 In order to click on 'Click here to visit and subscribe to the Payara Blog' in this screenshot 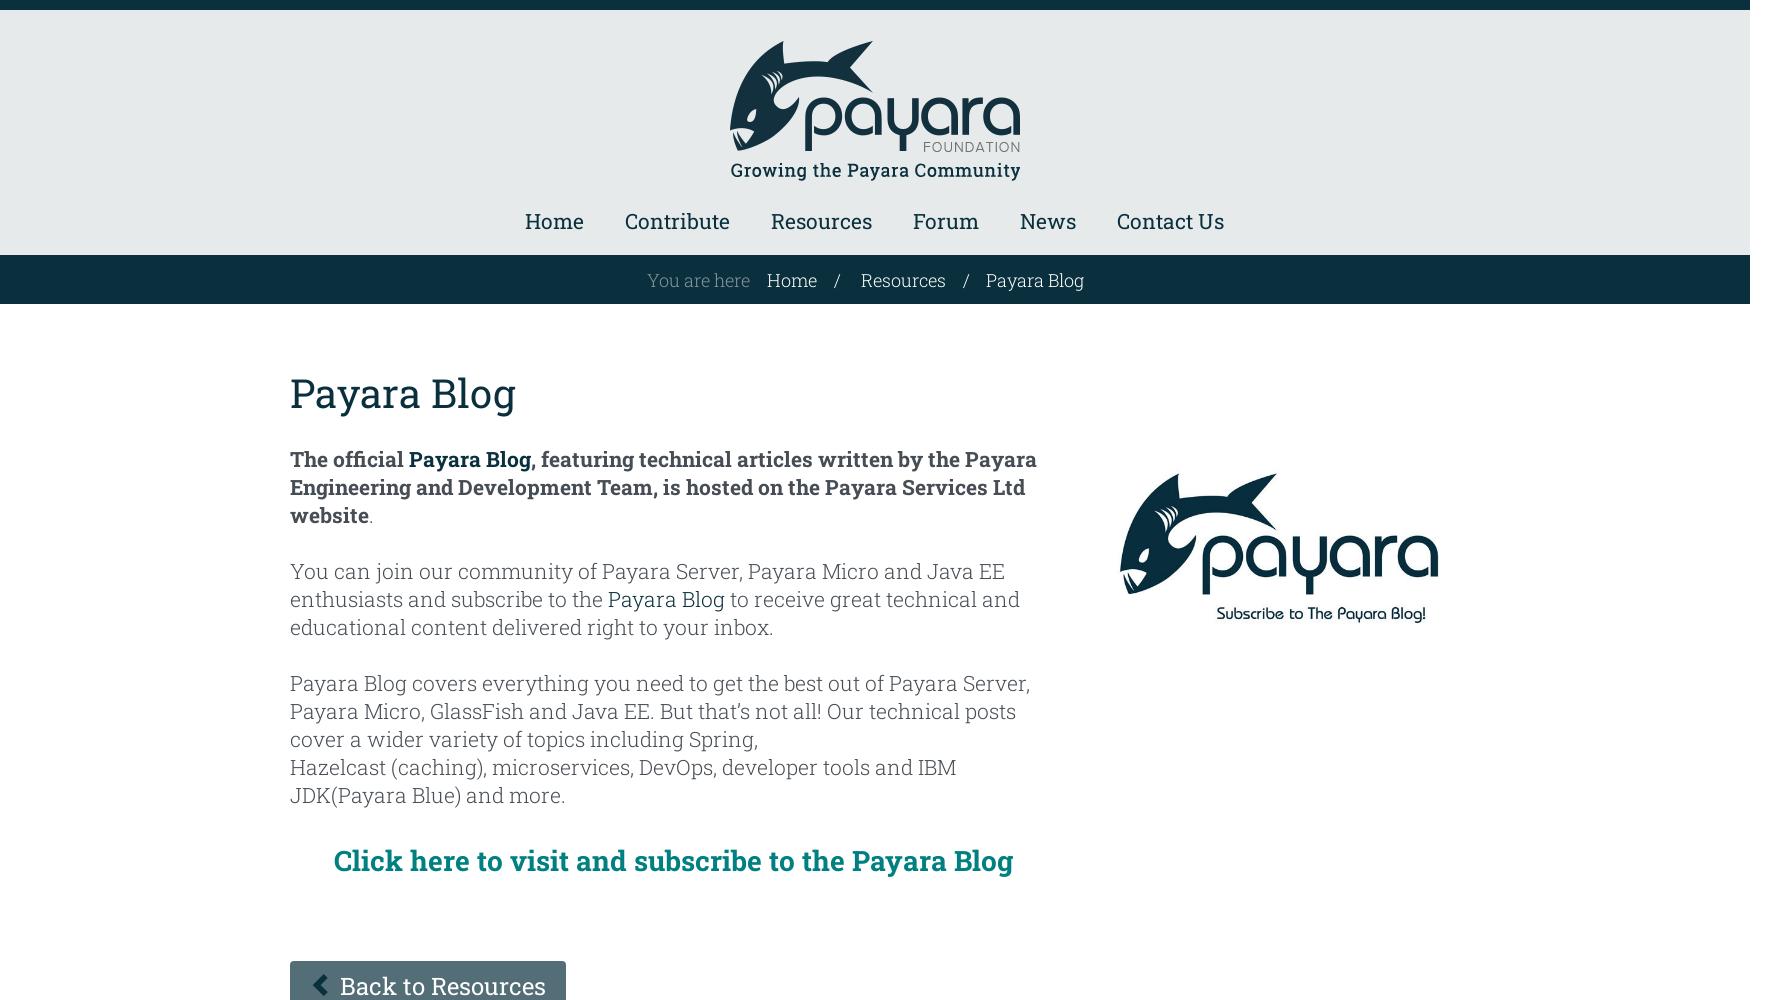, I will do `click(672, 859)`.